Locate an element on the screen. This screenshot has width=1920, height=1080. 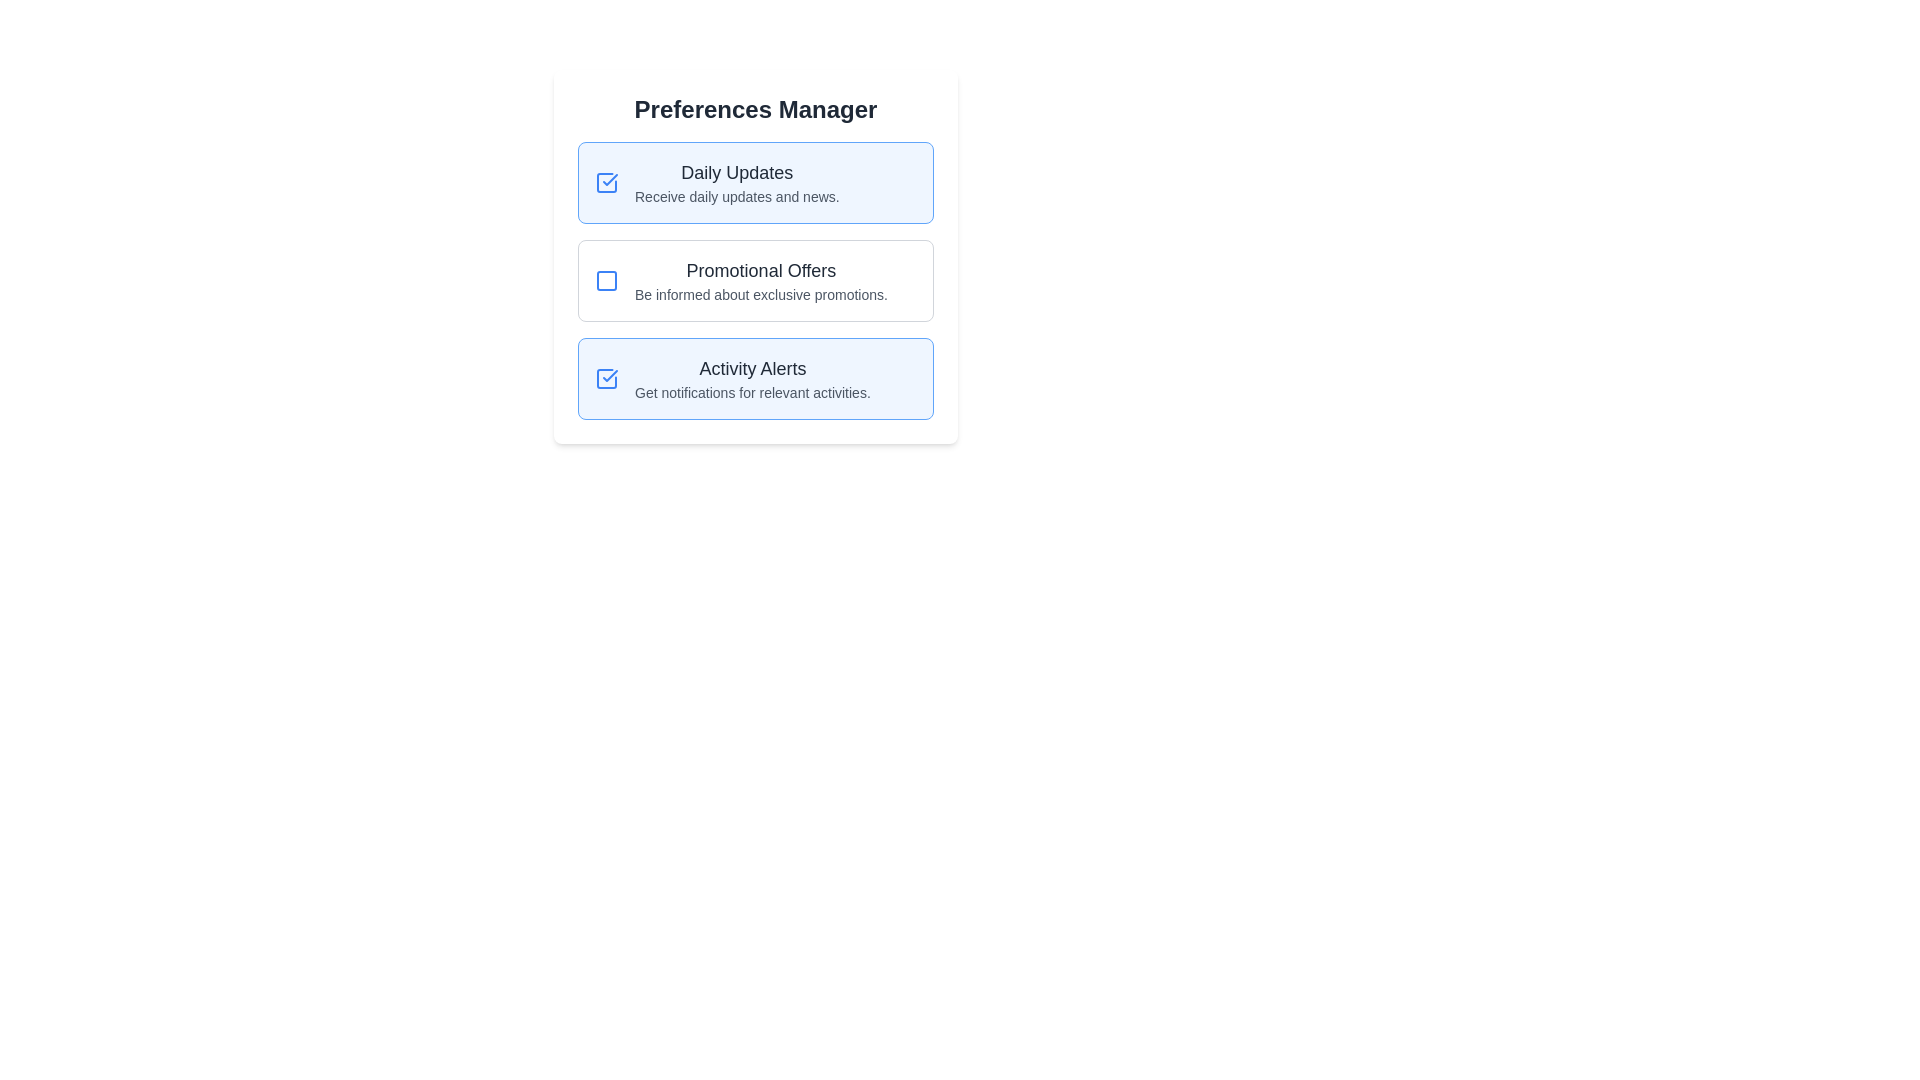
the active blue-outlined checkbox located in the 'Daily Updates' card is located at coordinates (605, 182).